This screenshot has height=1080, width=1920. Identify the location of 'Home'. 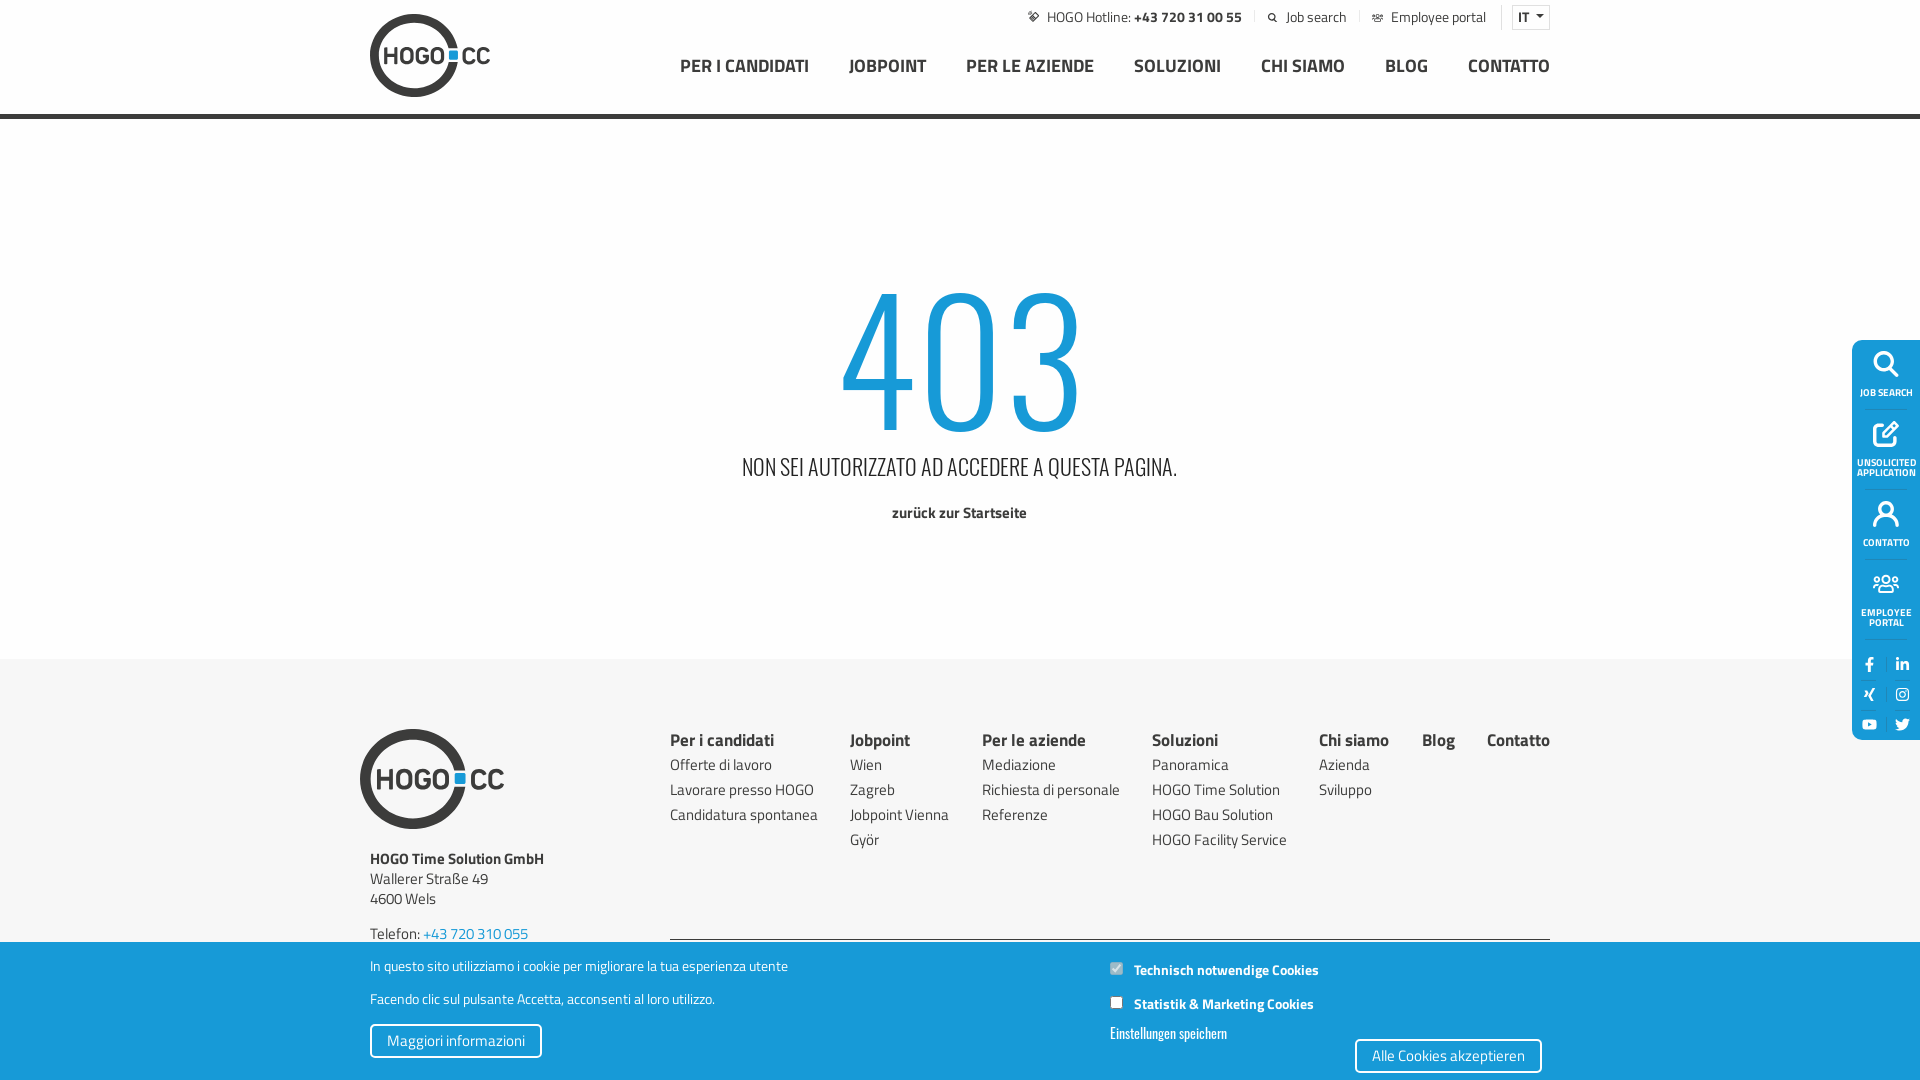
(429, 52).